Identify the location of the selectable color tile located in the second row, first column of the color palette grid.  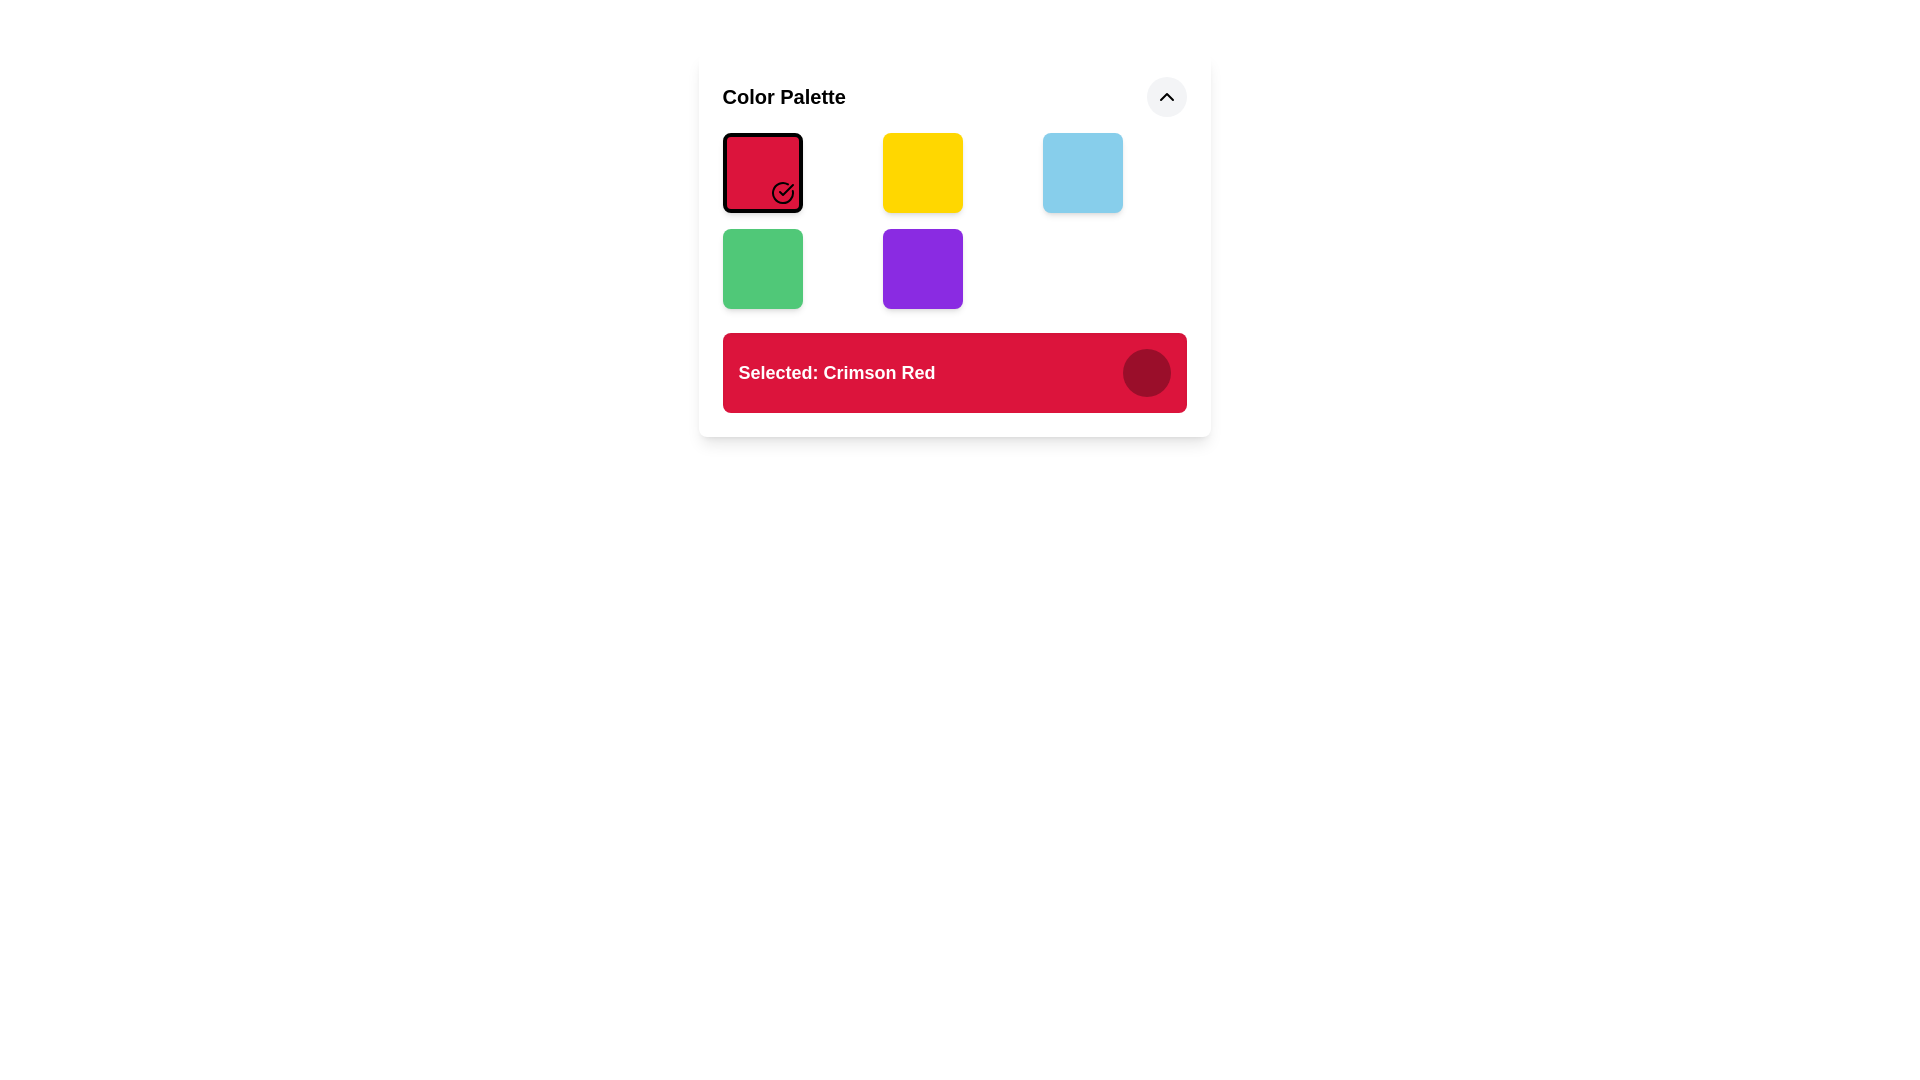
(761, 268).